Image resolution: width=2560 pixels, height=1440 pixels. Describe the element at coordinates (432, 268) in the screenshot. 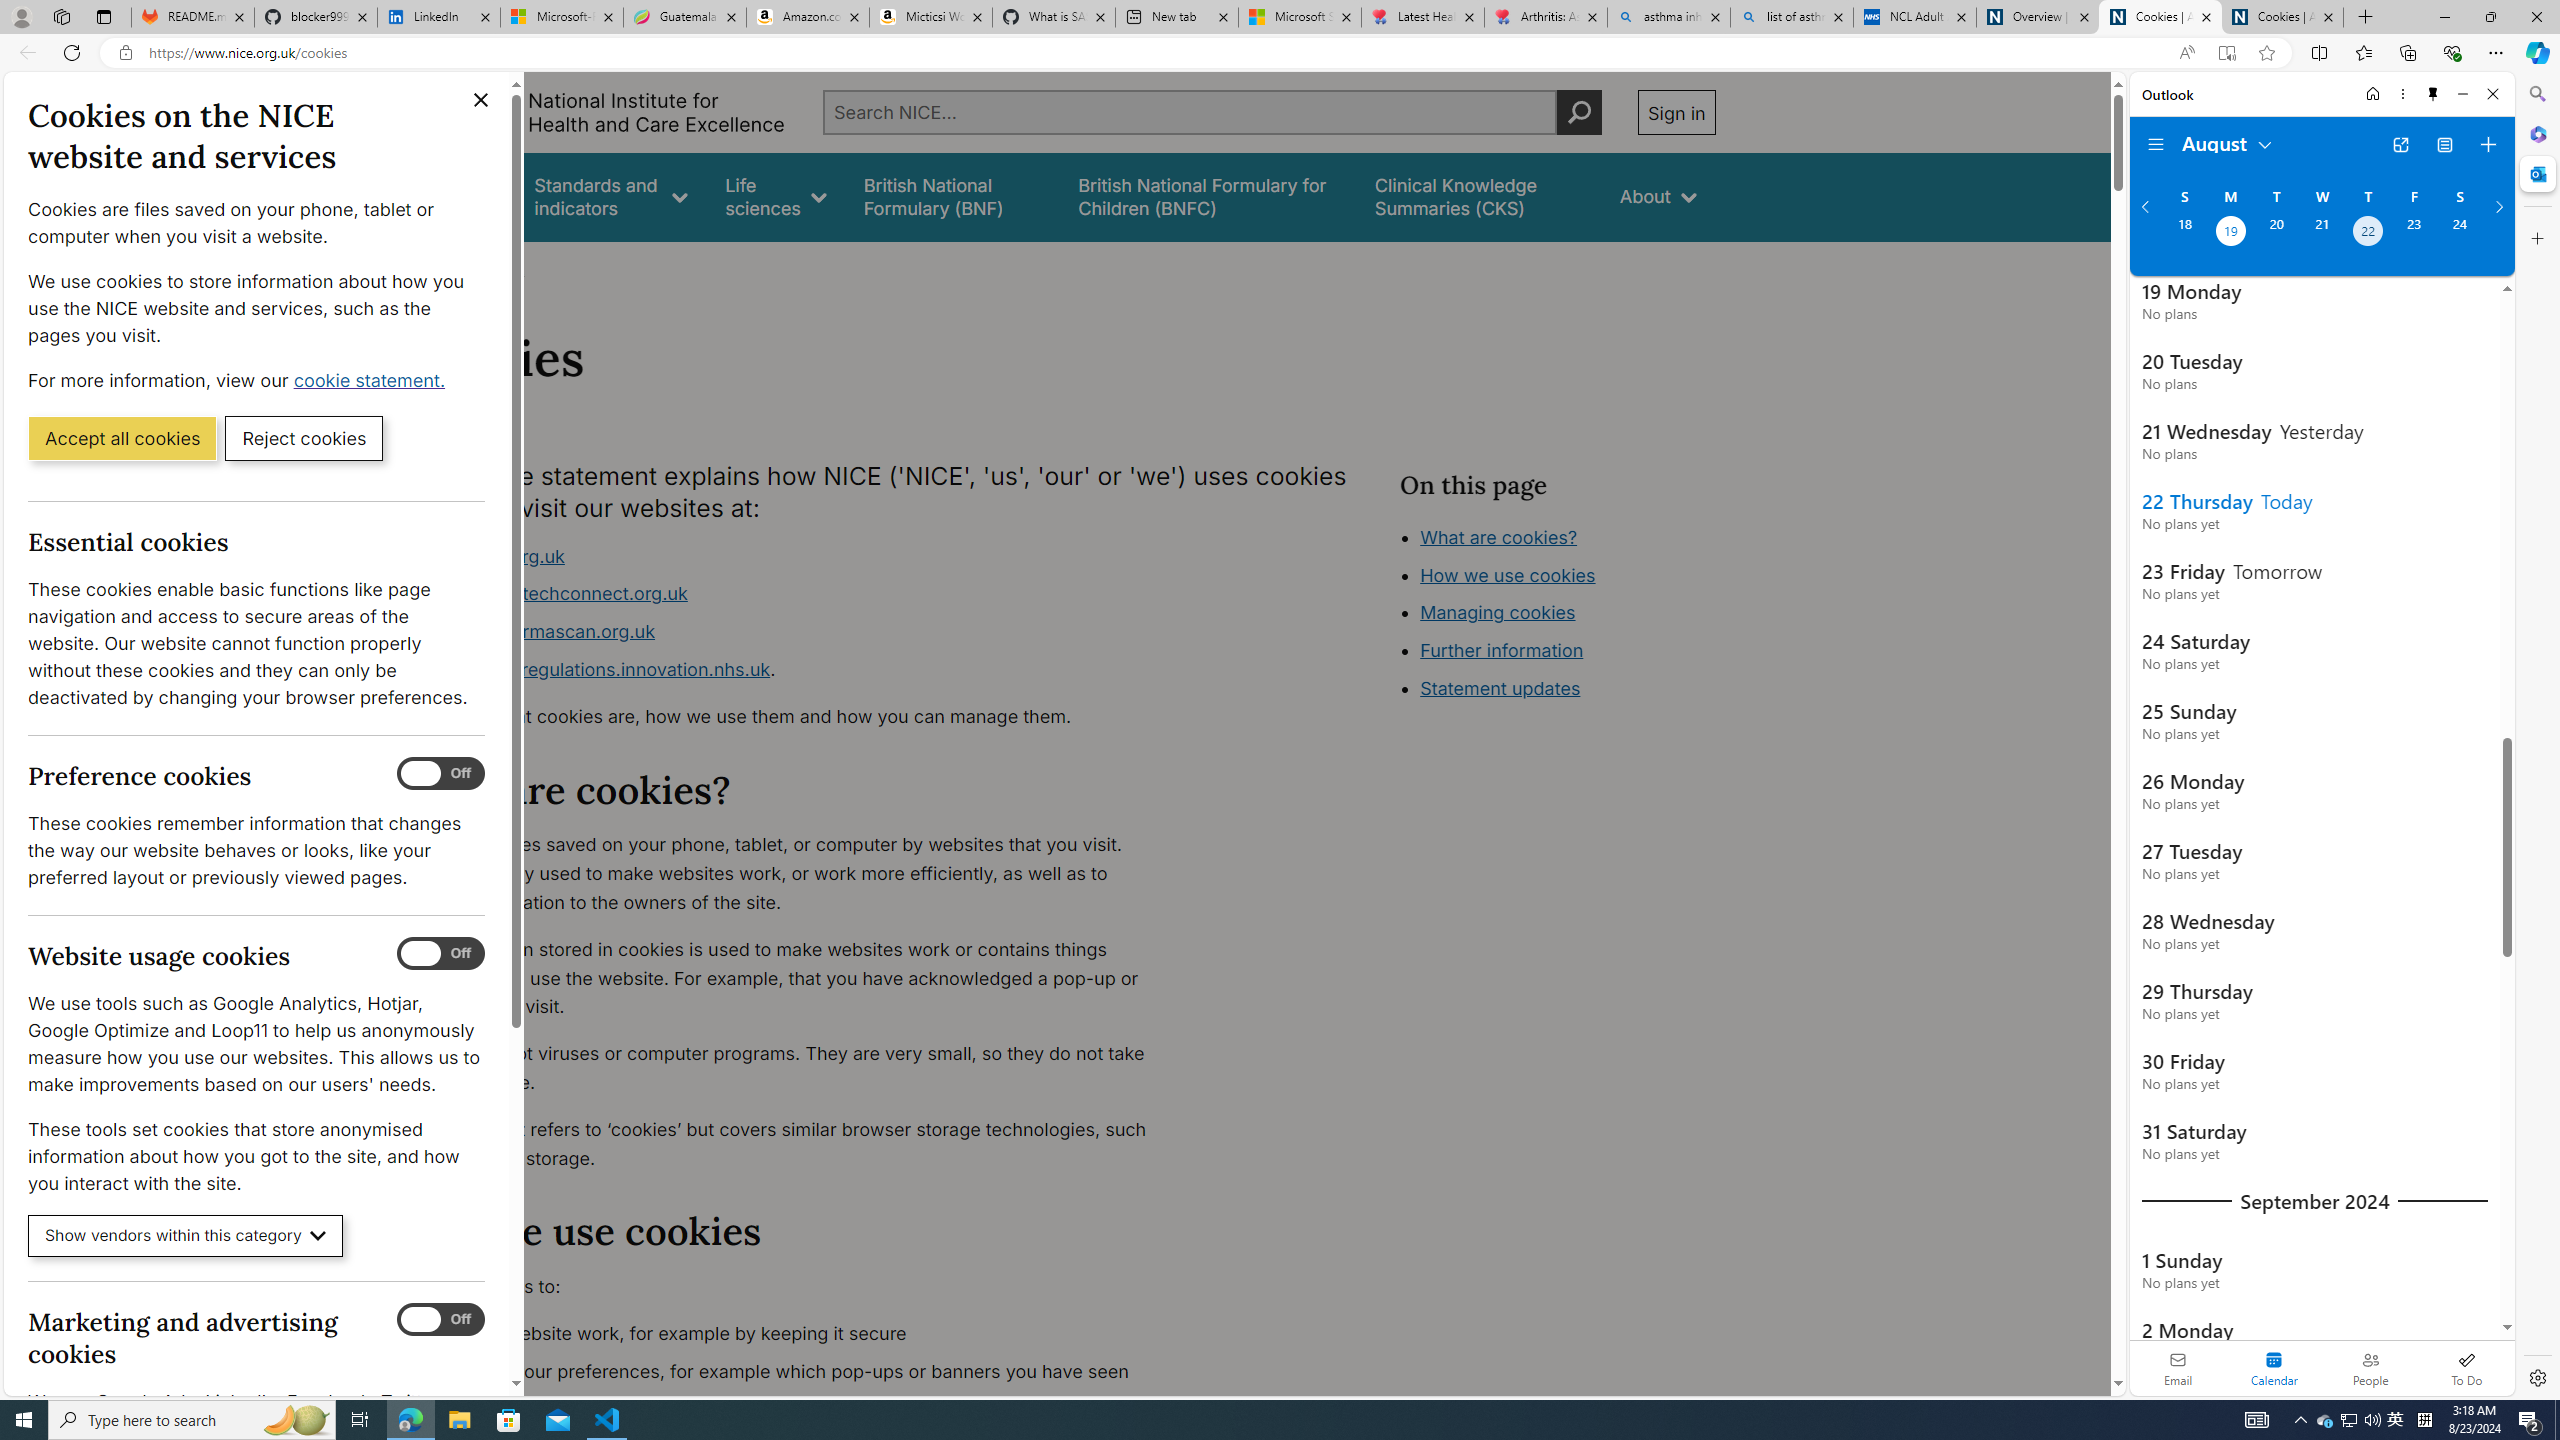

I see `'Home>'` at that location.